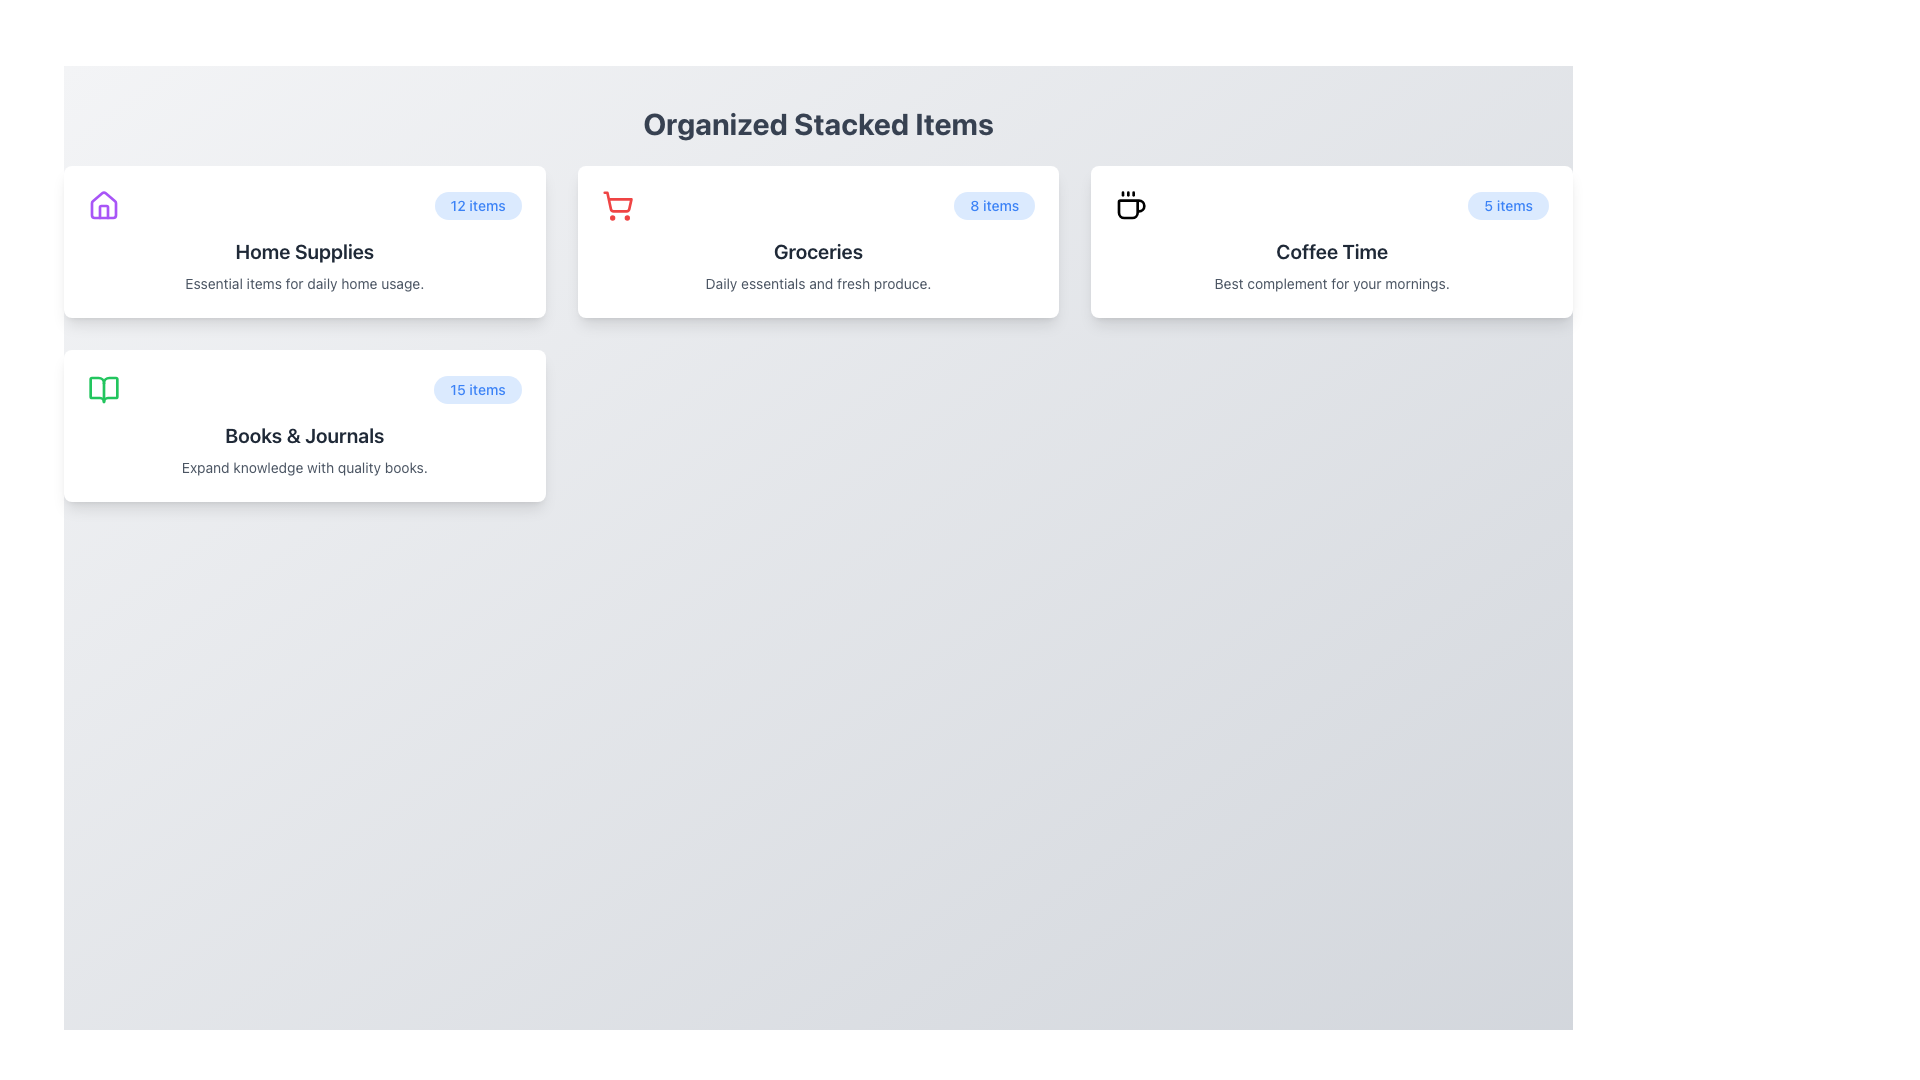 The width and height of the screenshot is (1920, 1080). What do you see at coordinates (1131, 205) in the screenshot?
I see `the coffee cup icon located to the left of the 'Coffee Time' text in the Coffee Time category section` at bounding box center [1131, 205].